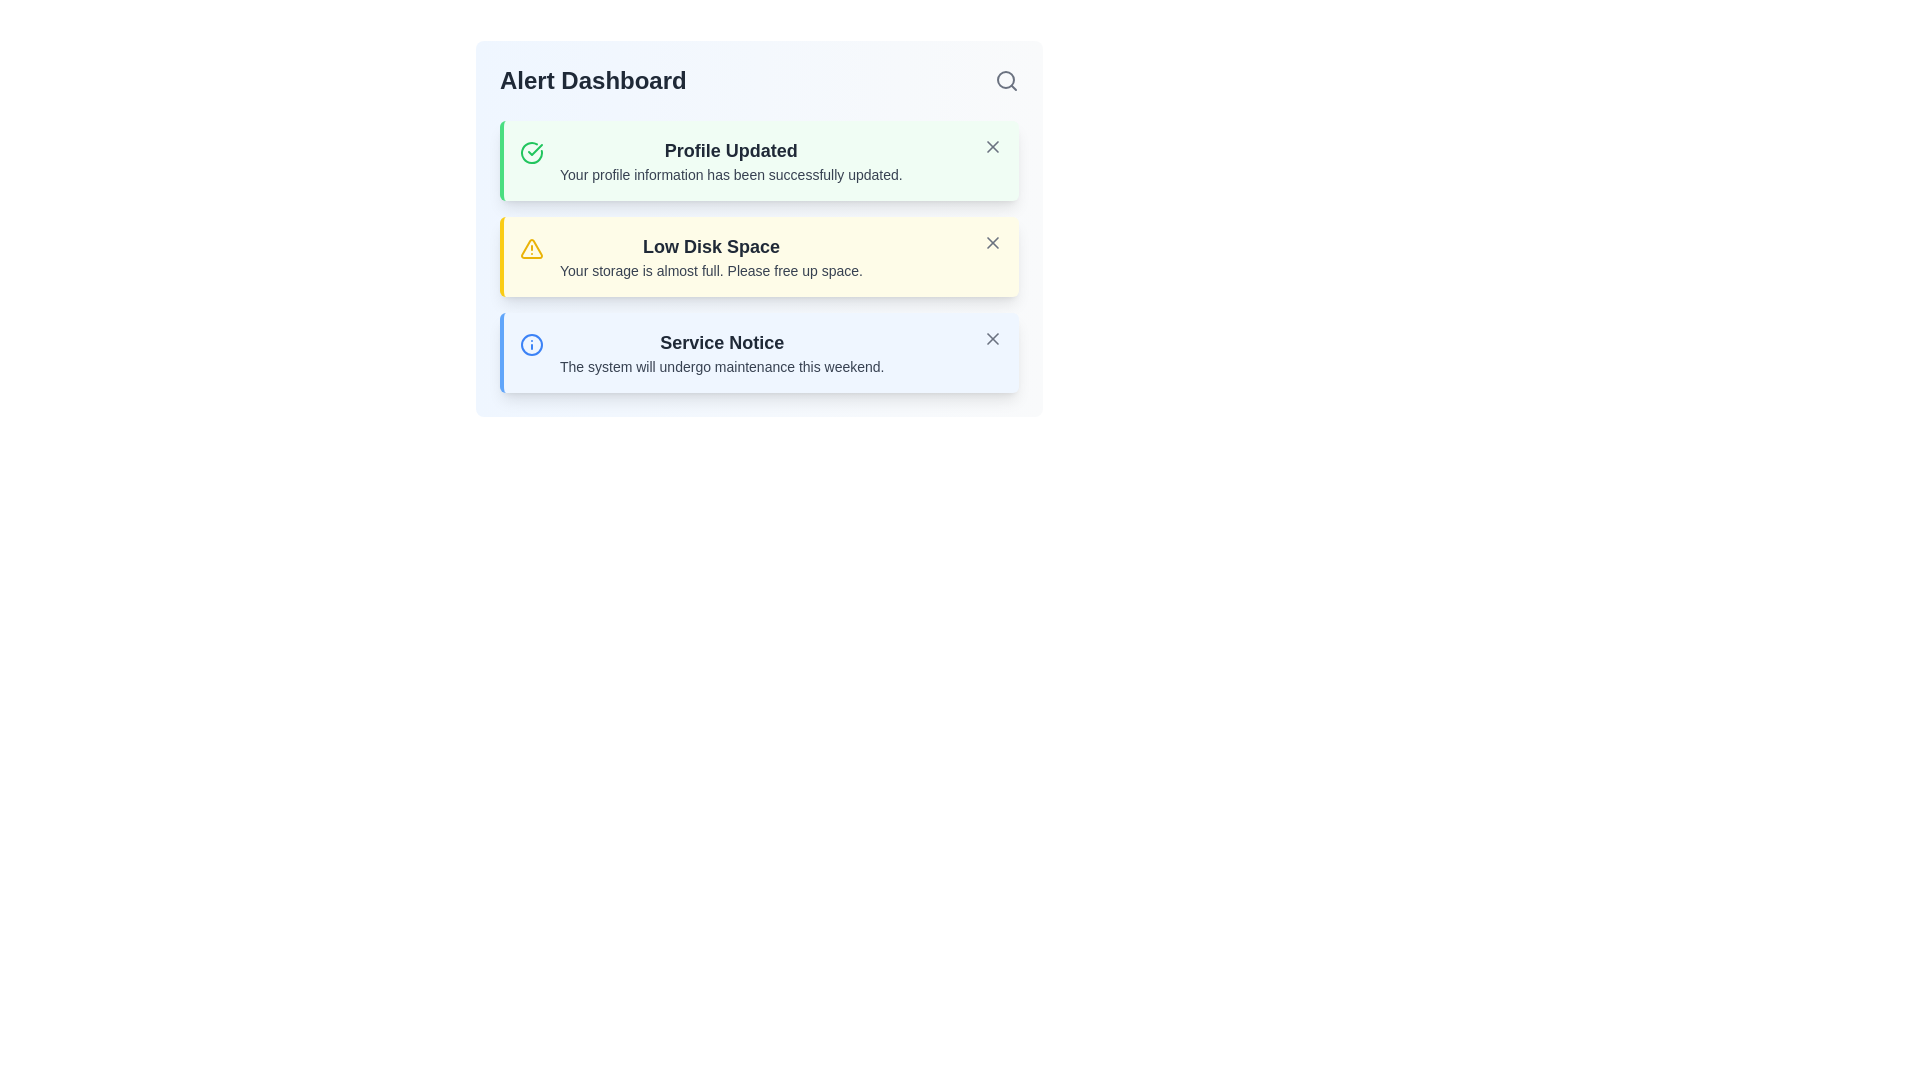 The width and height of the screenshot is (1920, 1080). I want to click on the SVG Circle, which is a circular graphical component representing part of a search icon located at the upper-right corner of the user interface, so click(1006, 79).